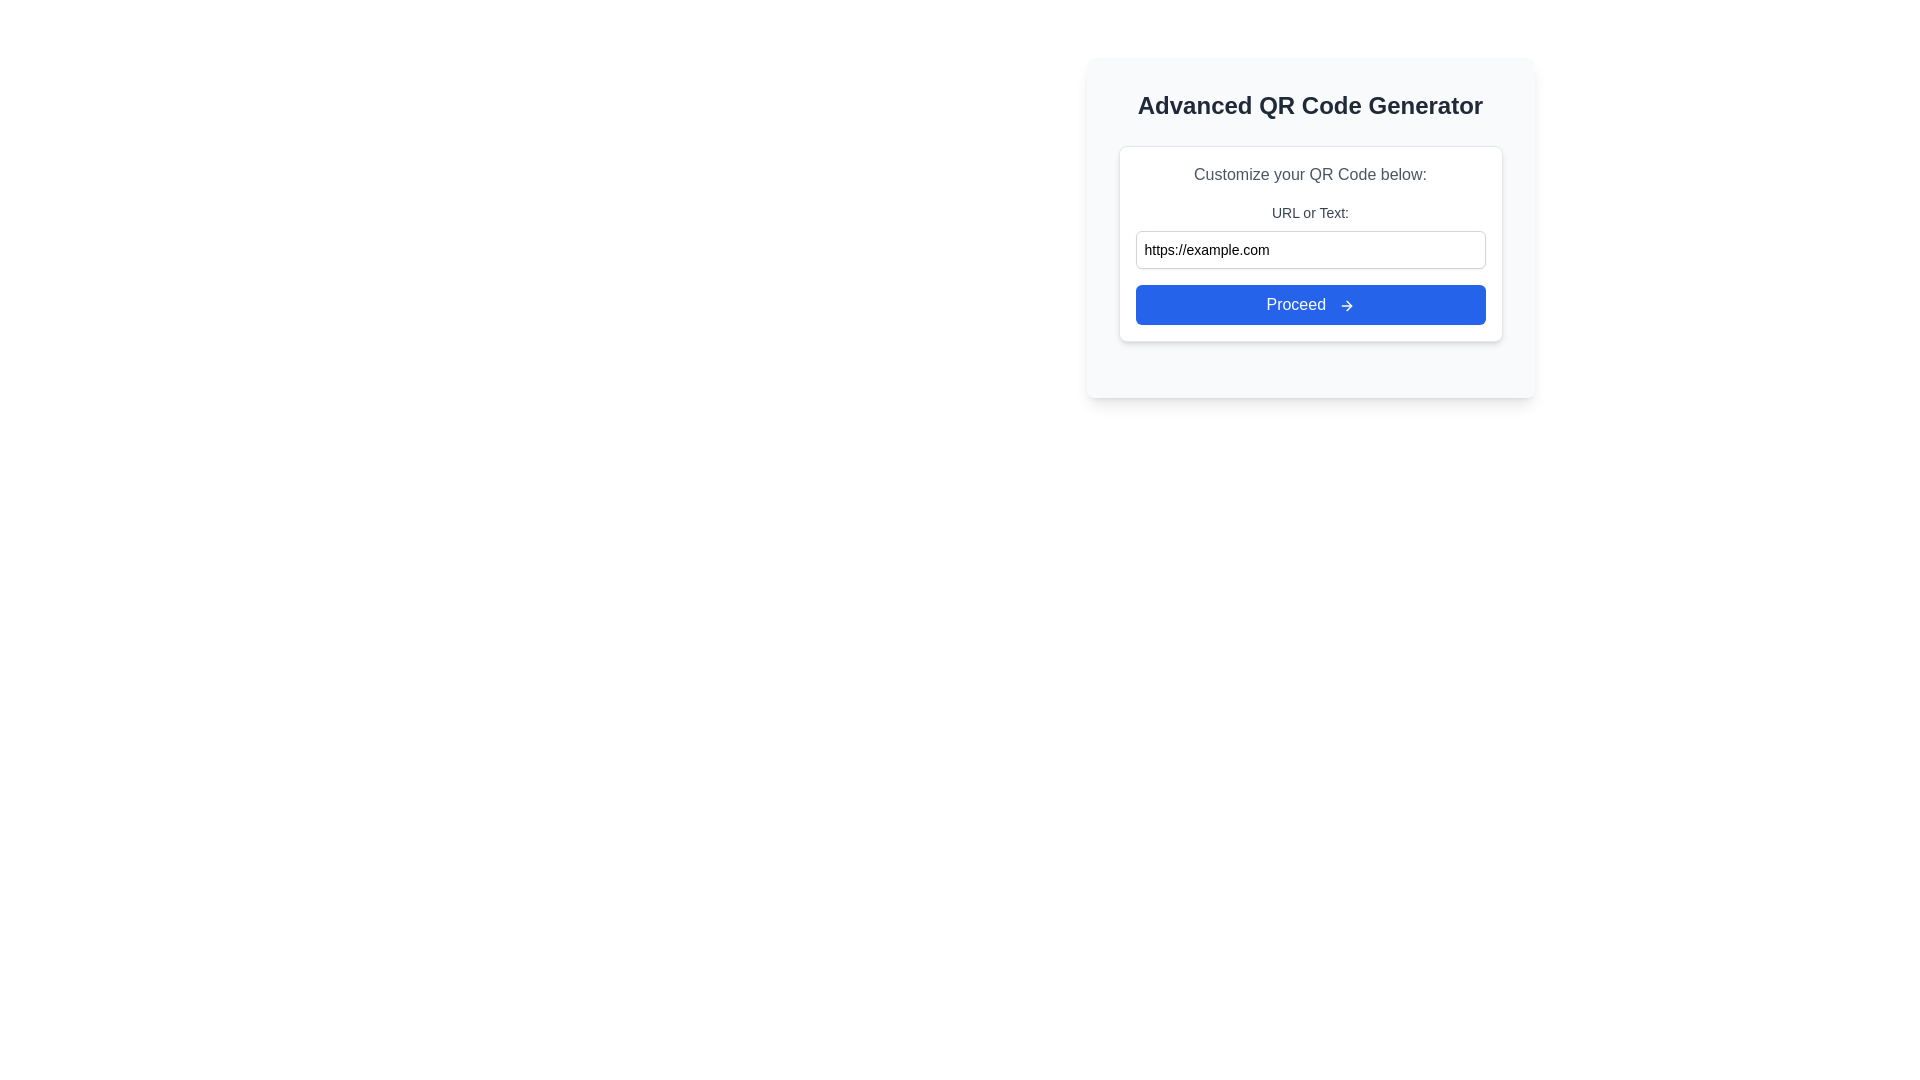  What do you see at coordinates (1348, 305) in the screenshot?
I see `the decorative arrow icon that indicates progression, located within a vector graphic next to the 'Proceed' button` at bounding box center [1348, 305].